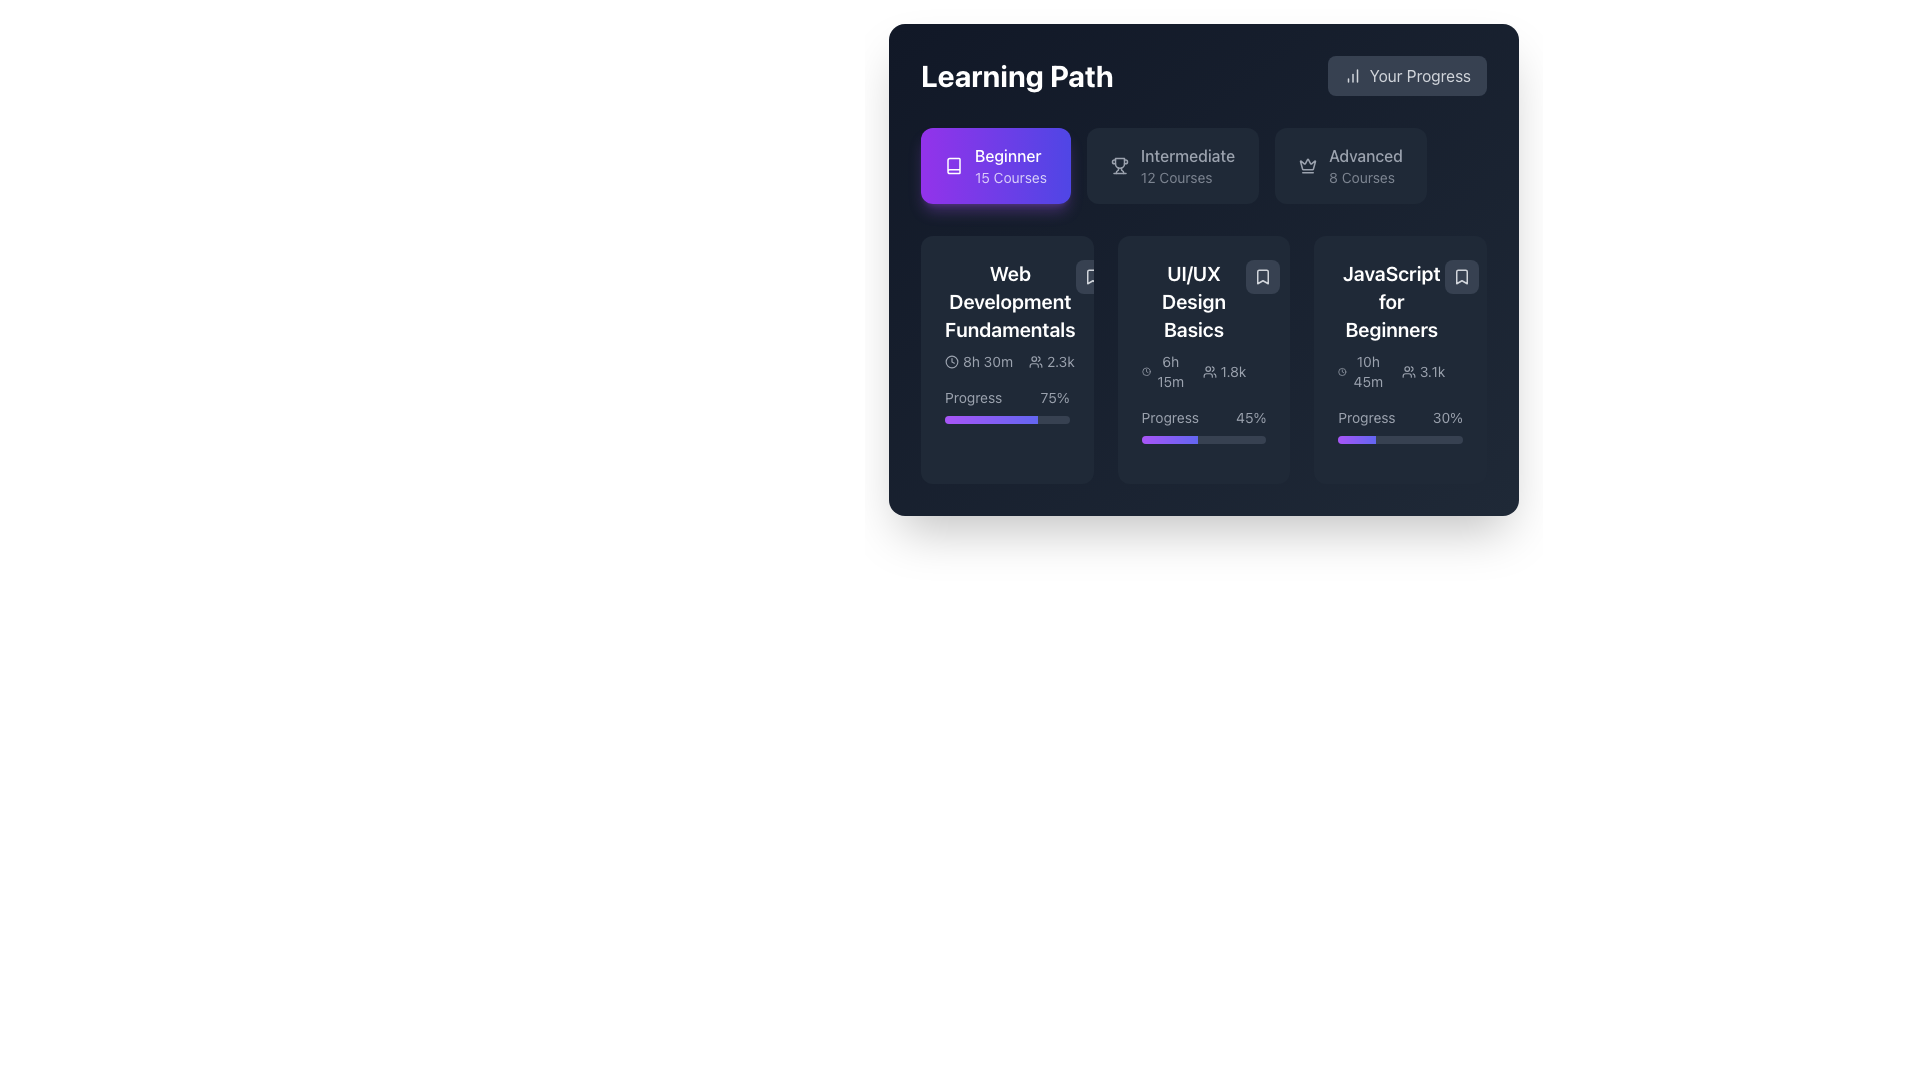  I want to click on the progress, so click(984, 419).